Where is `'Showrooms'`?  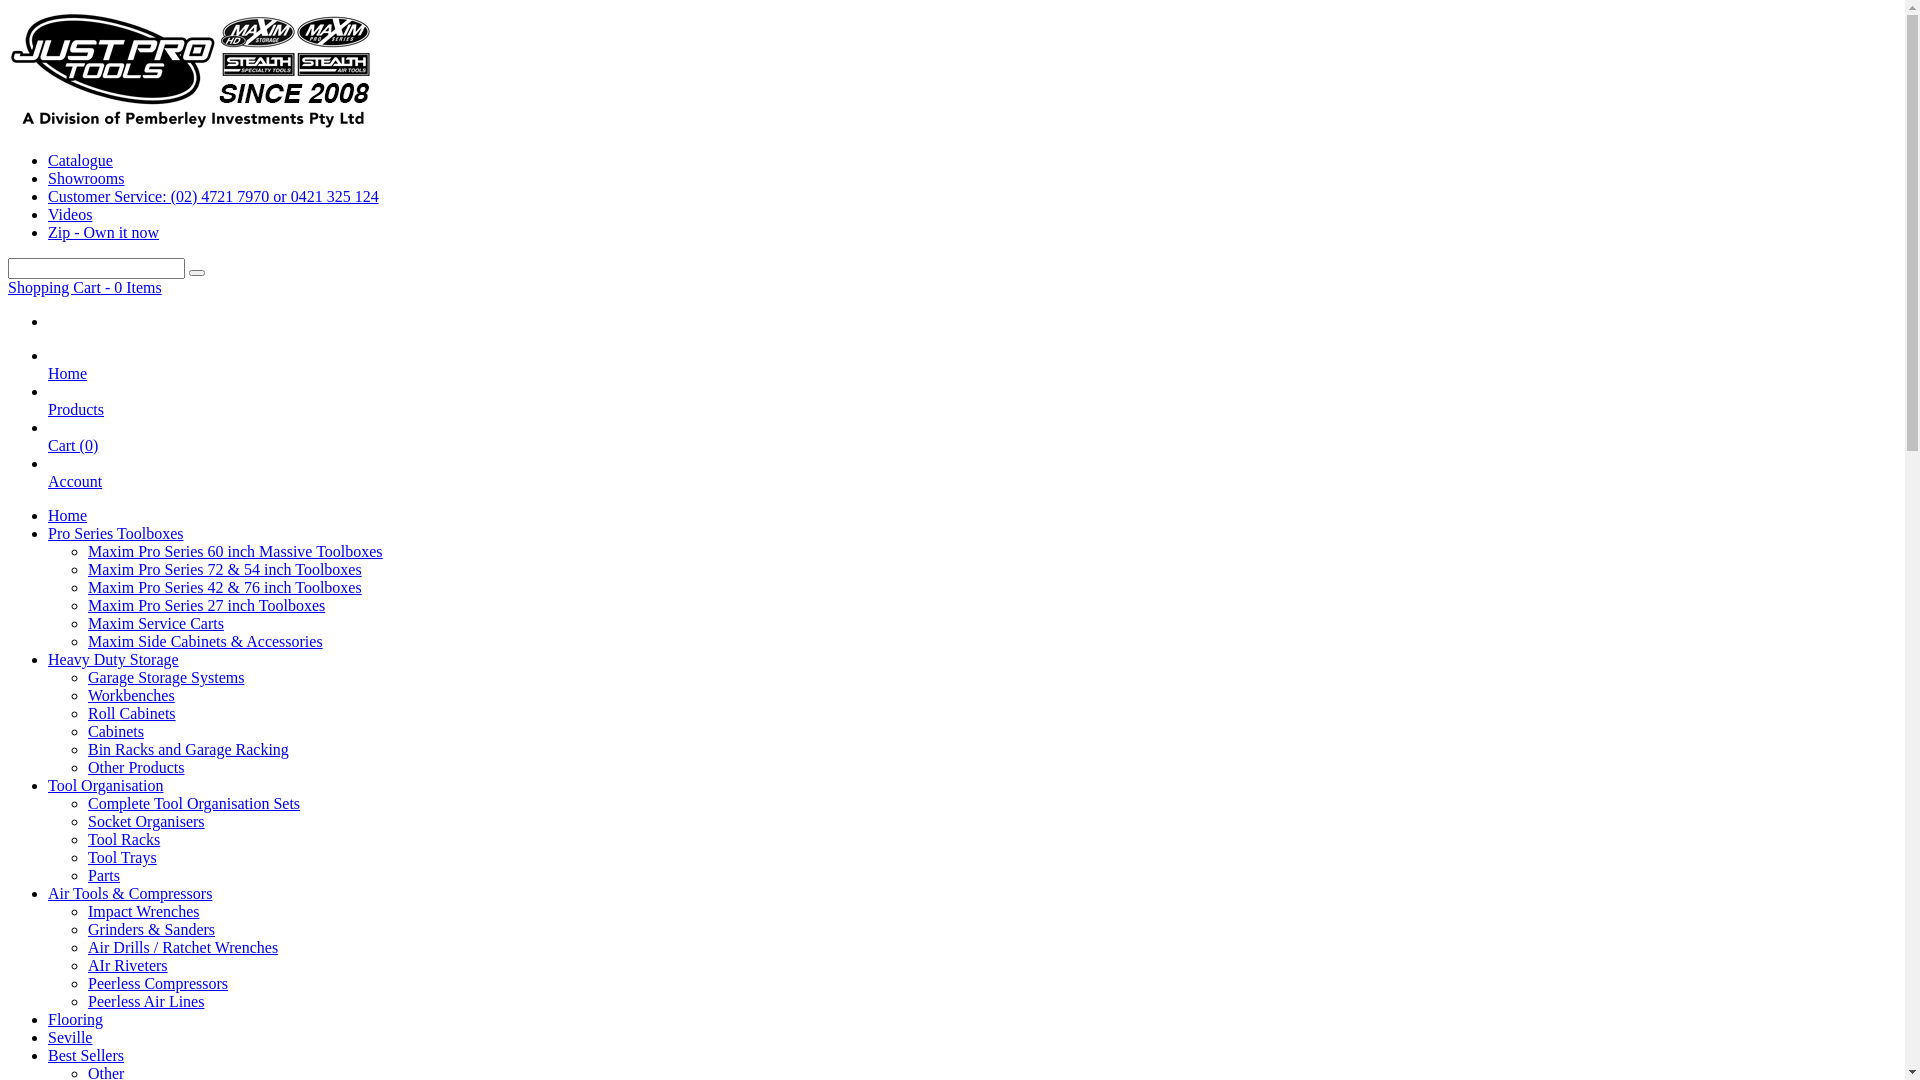
'Showrooms' is located at coordinates (85, 177).